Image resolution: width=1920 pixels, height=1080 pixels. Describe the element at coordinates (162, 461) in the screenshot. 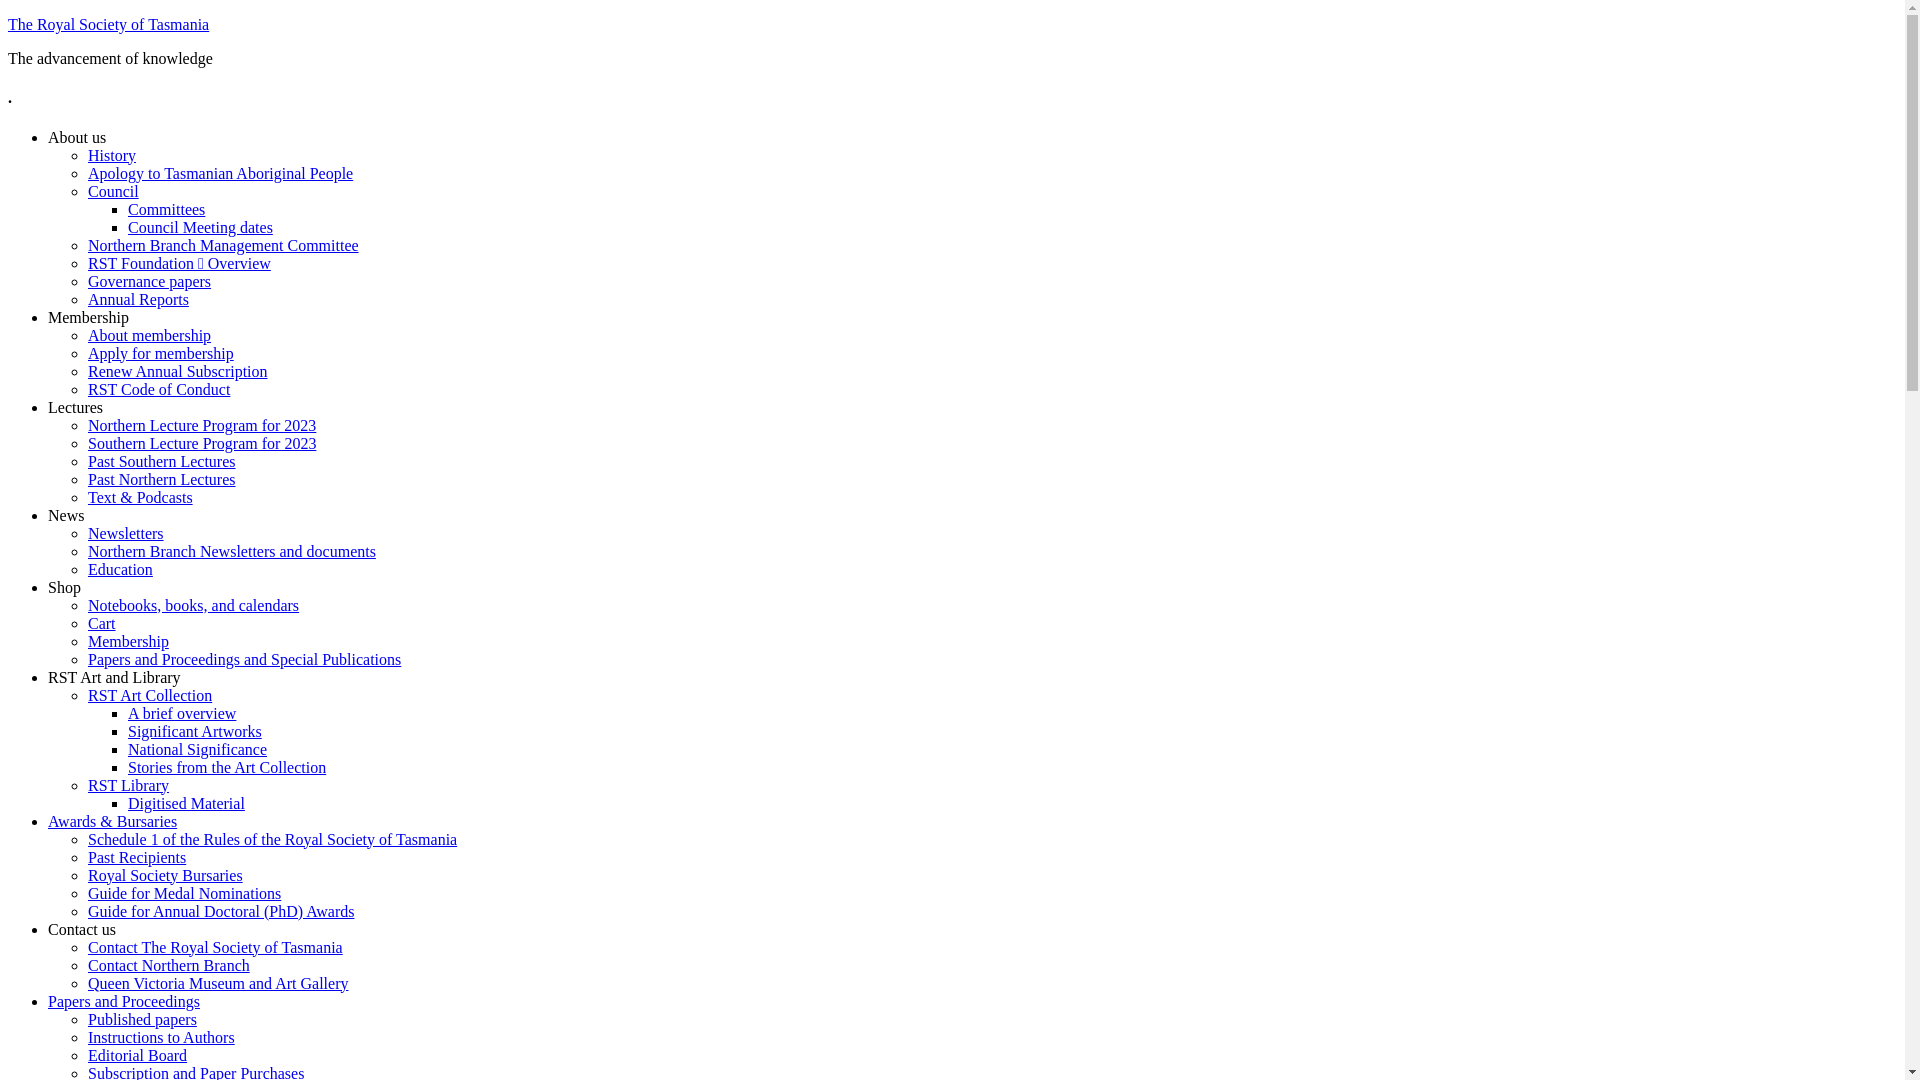

I see `'Past Southern Lectures'` at that location.